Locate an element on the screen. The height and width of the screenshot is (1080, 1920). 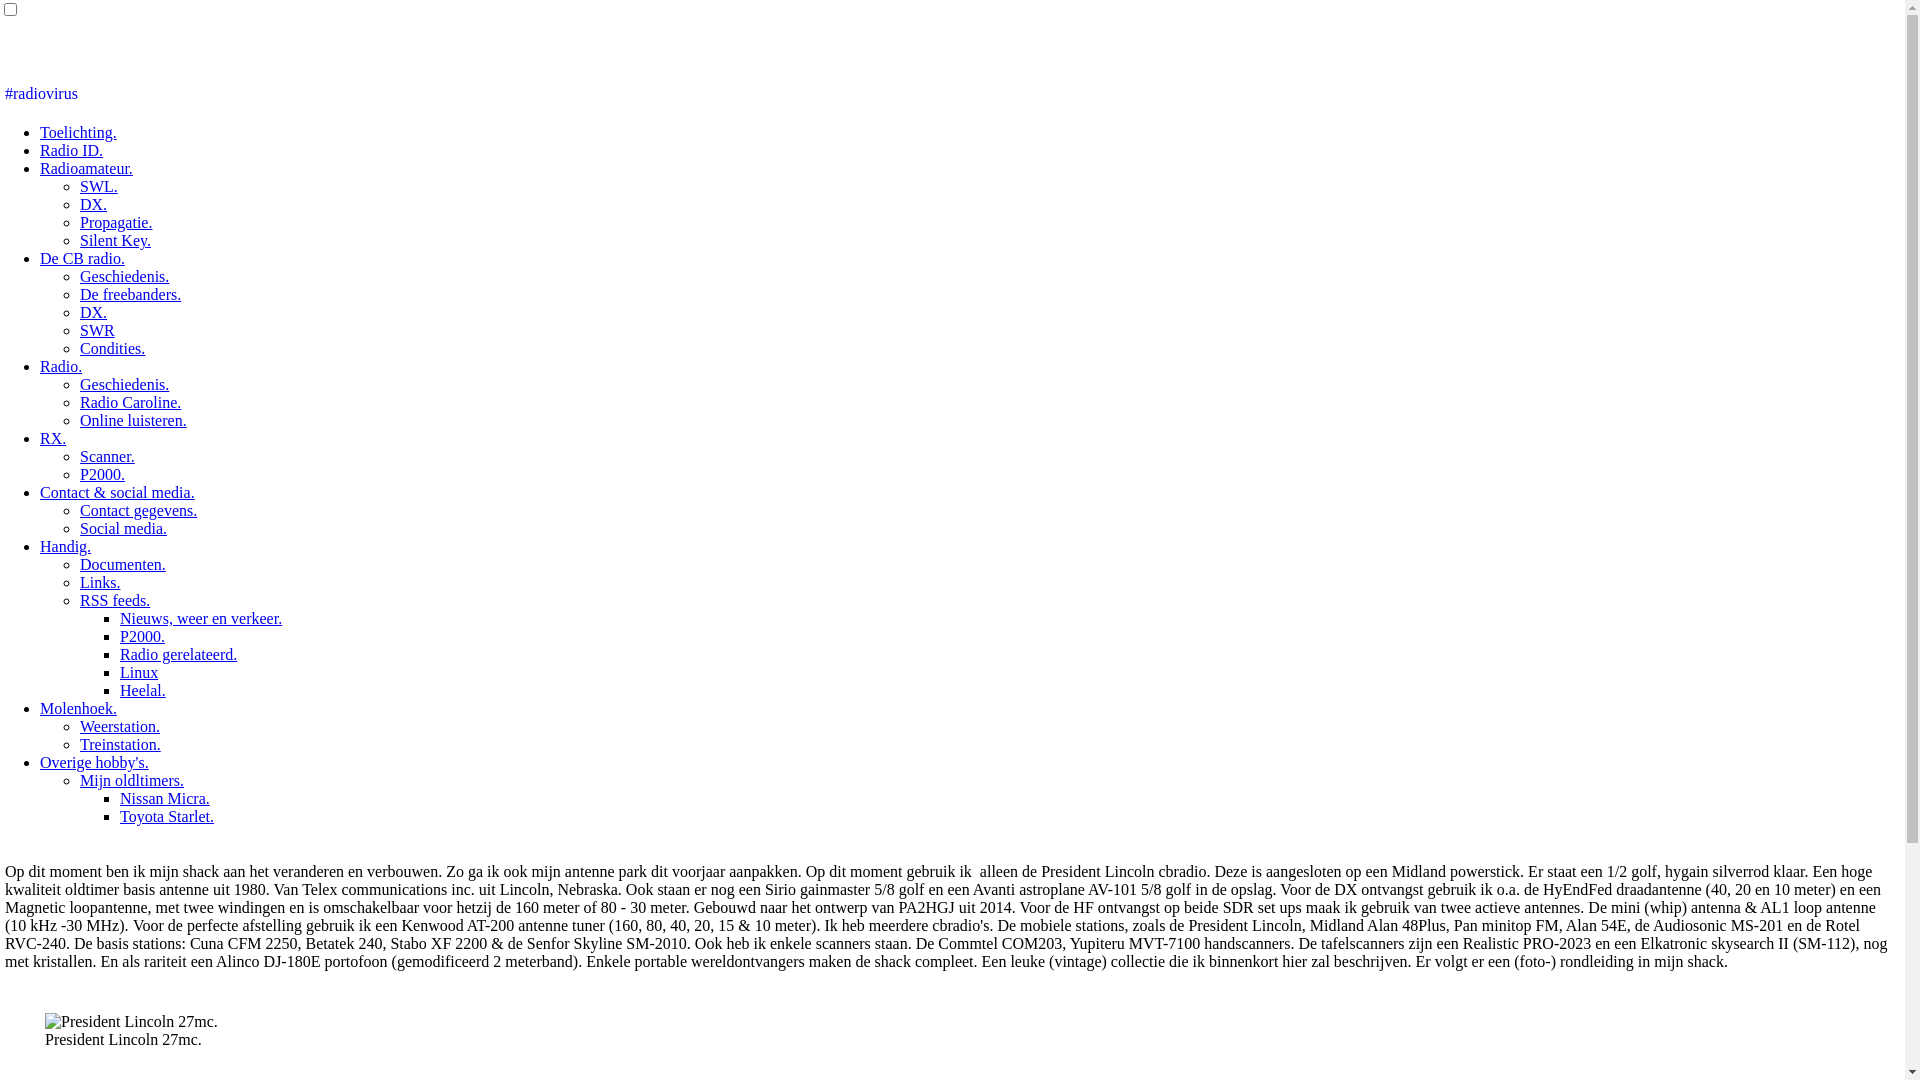
'Treinstation.' is located at coordinates (80, 744).